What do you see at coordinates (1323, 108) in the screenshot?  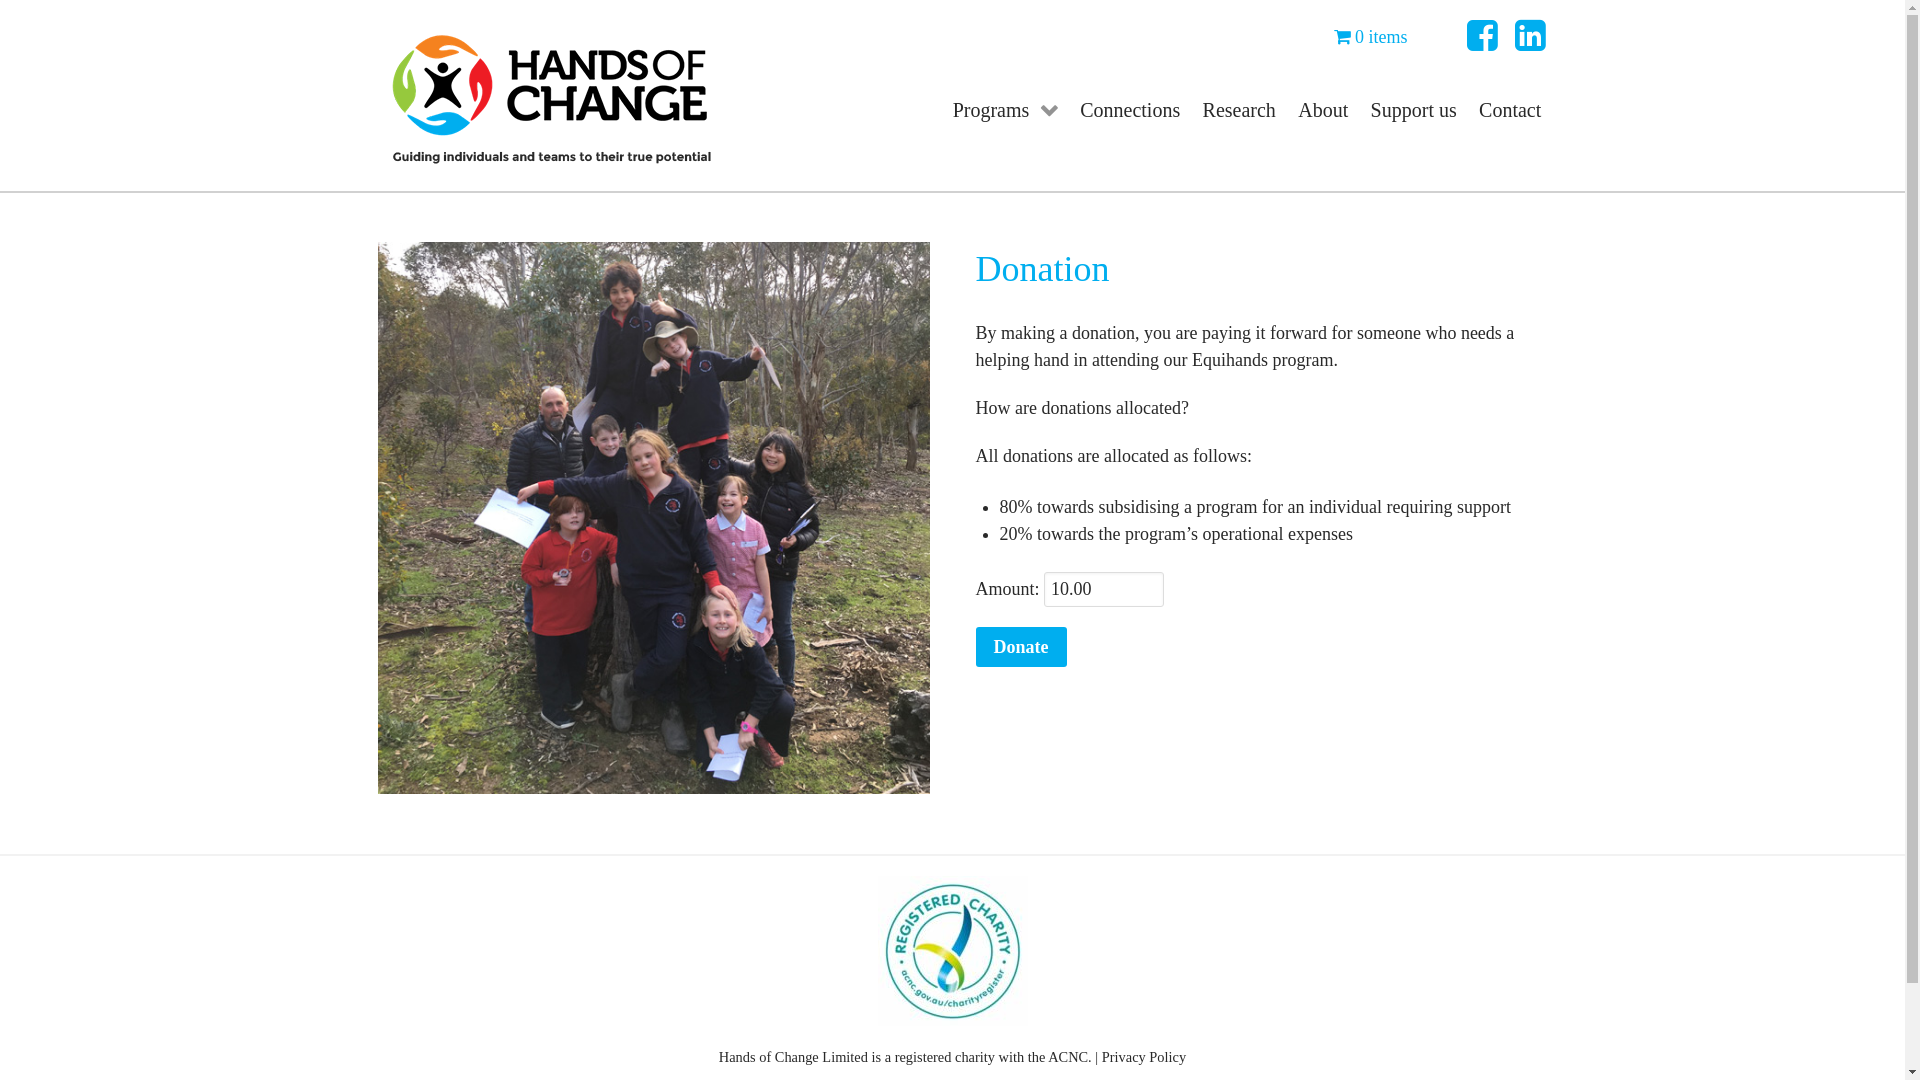 I see `'About'` at bounding box center [1323, 108].